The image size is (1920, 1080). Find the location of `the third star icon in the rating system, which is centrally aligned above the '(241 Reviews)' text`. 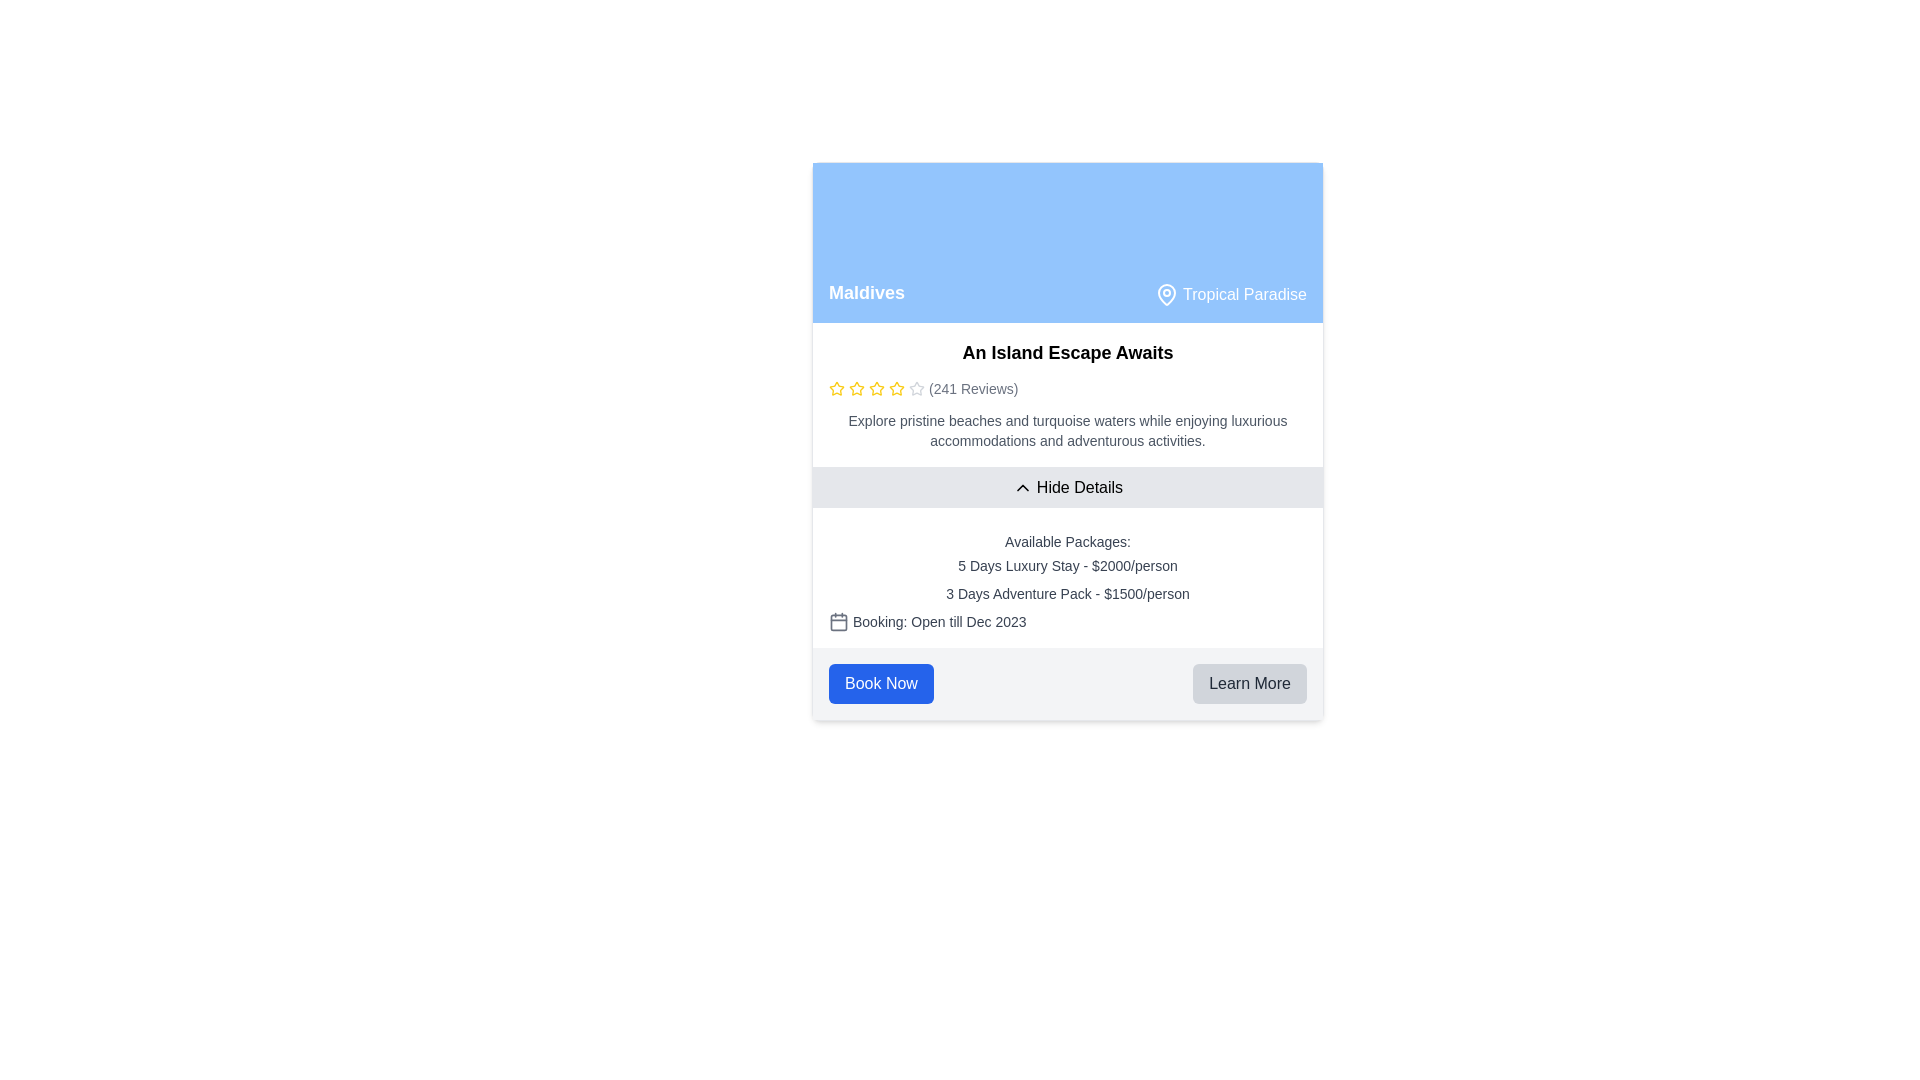

the third star icon in the rating system, which is centrally aligned above the '(241 Reviews)' text is located at coordinates (857, 389).